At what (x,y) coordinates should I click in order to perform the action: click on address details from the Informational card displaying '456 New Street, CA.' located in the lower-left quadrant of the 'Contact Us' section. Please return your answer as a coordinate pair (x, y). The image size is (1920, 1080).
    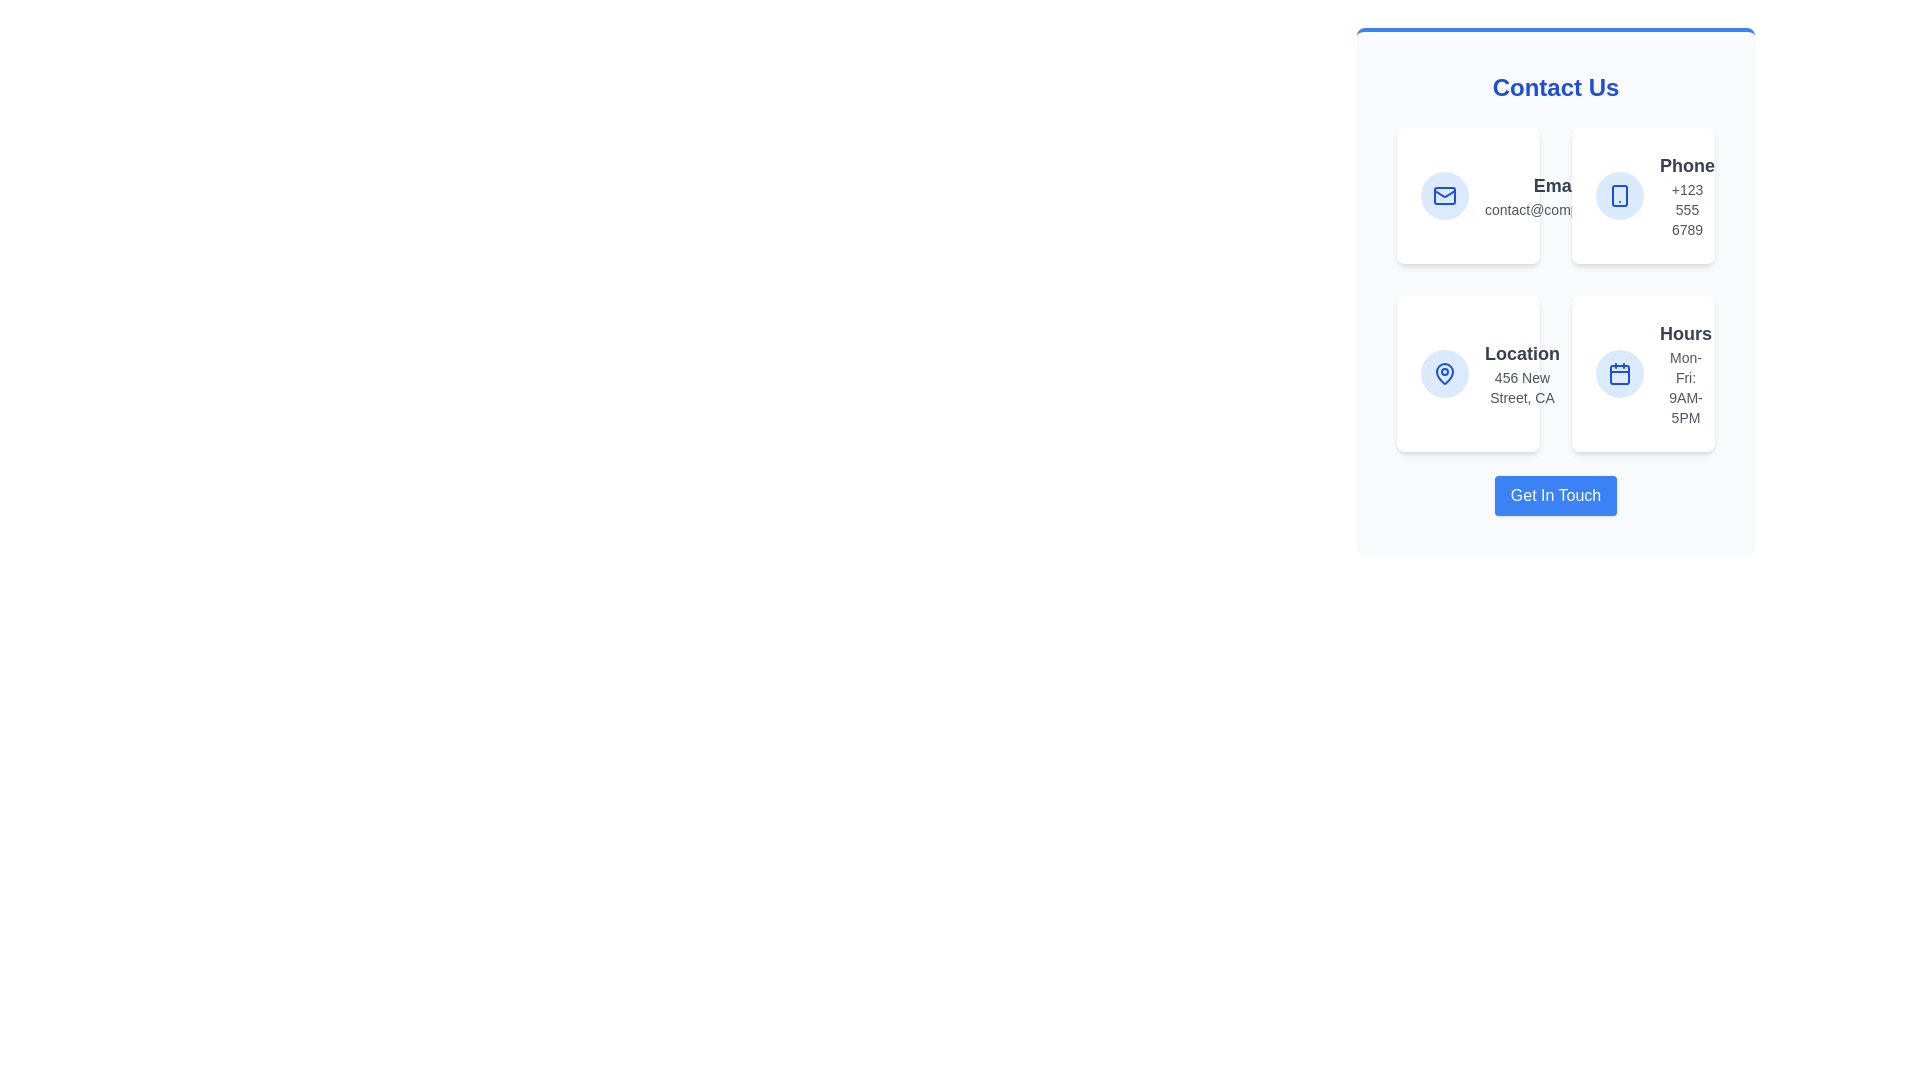
    Looking at the image, I should click on (1468, 374).